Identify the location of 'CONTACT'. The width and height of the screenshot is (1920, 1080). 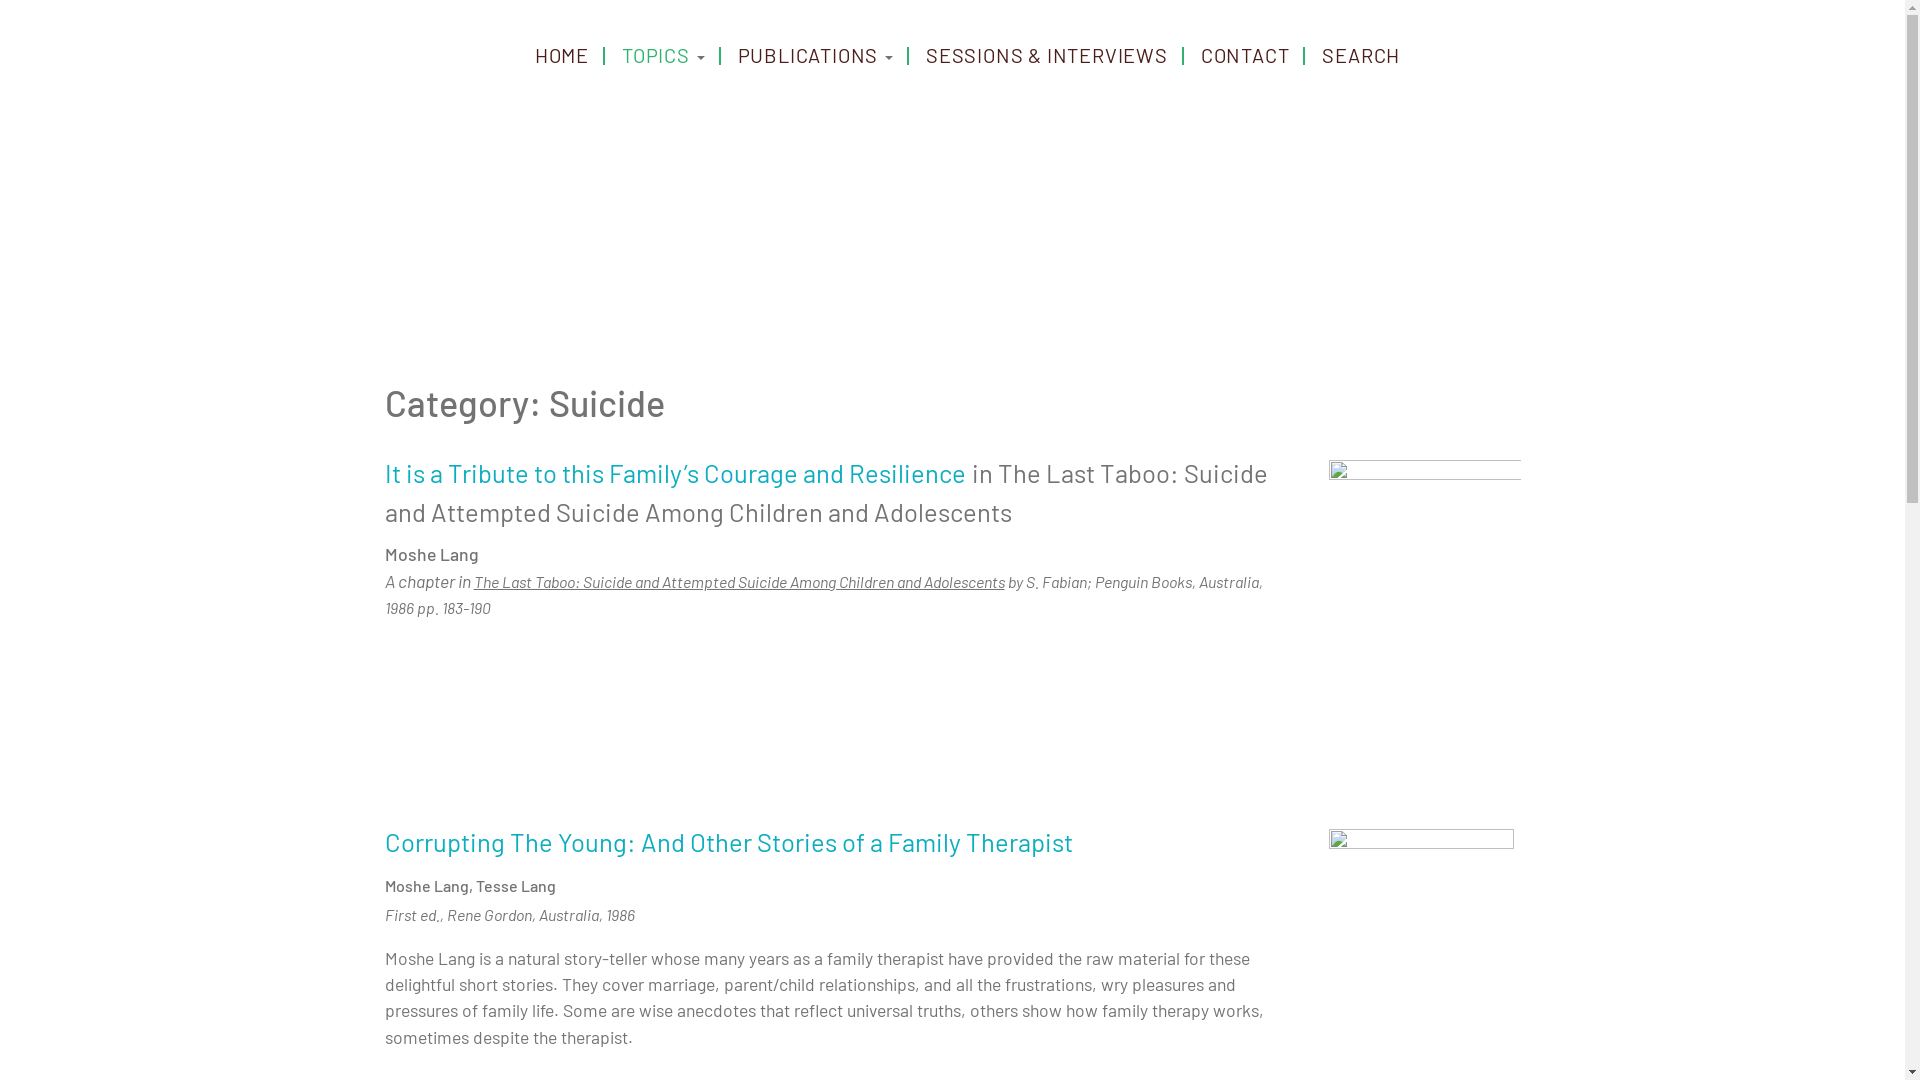
(1244, 53).